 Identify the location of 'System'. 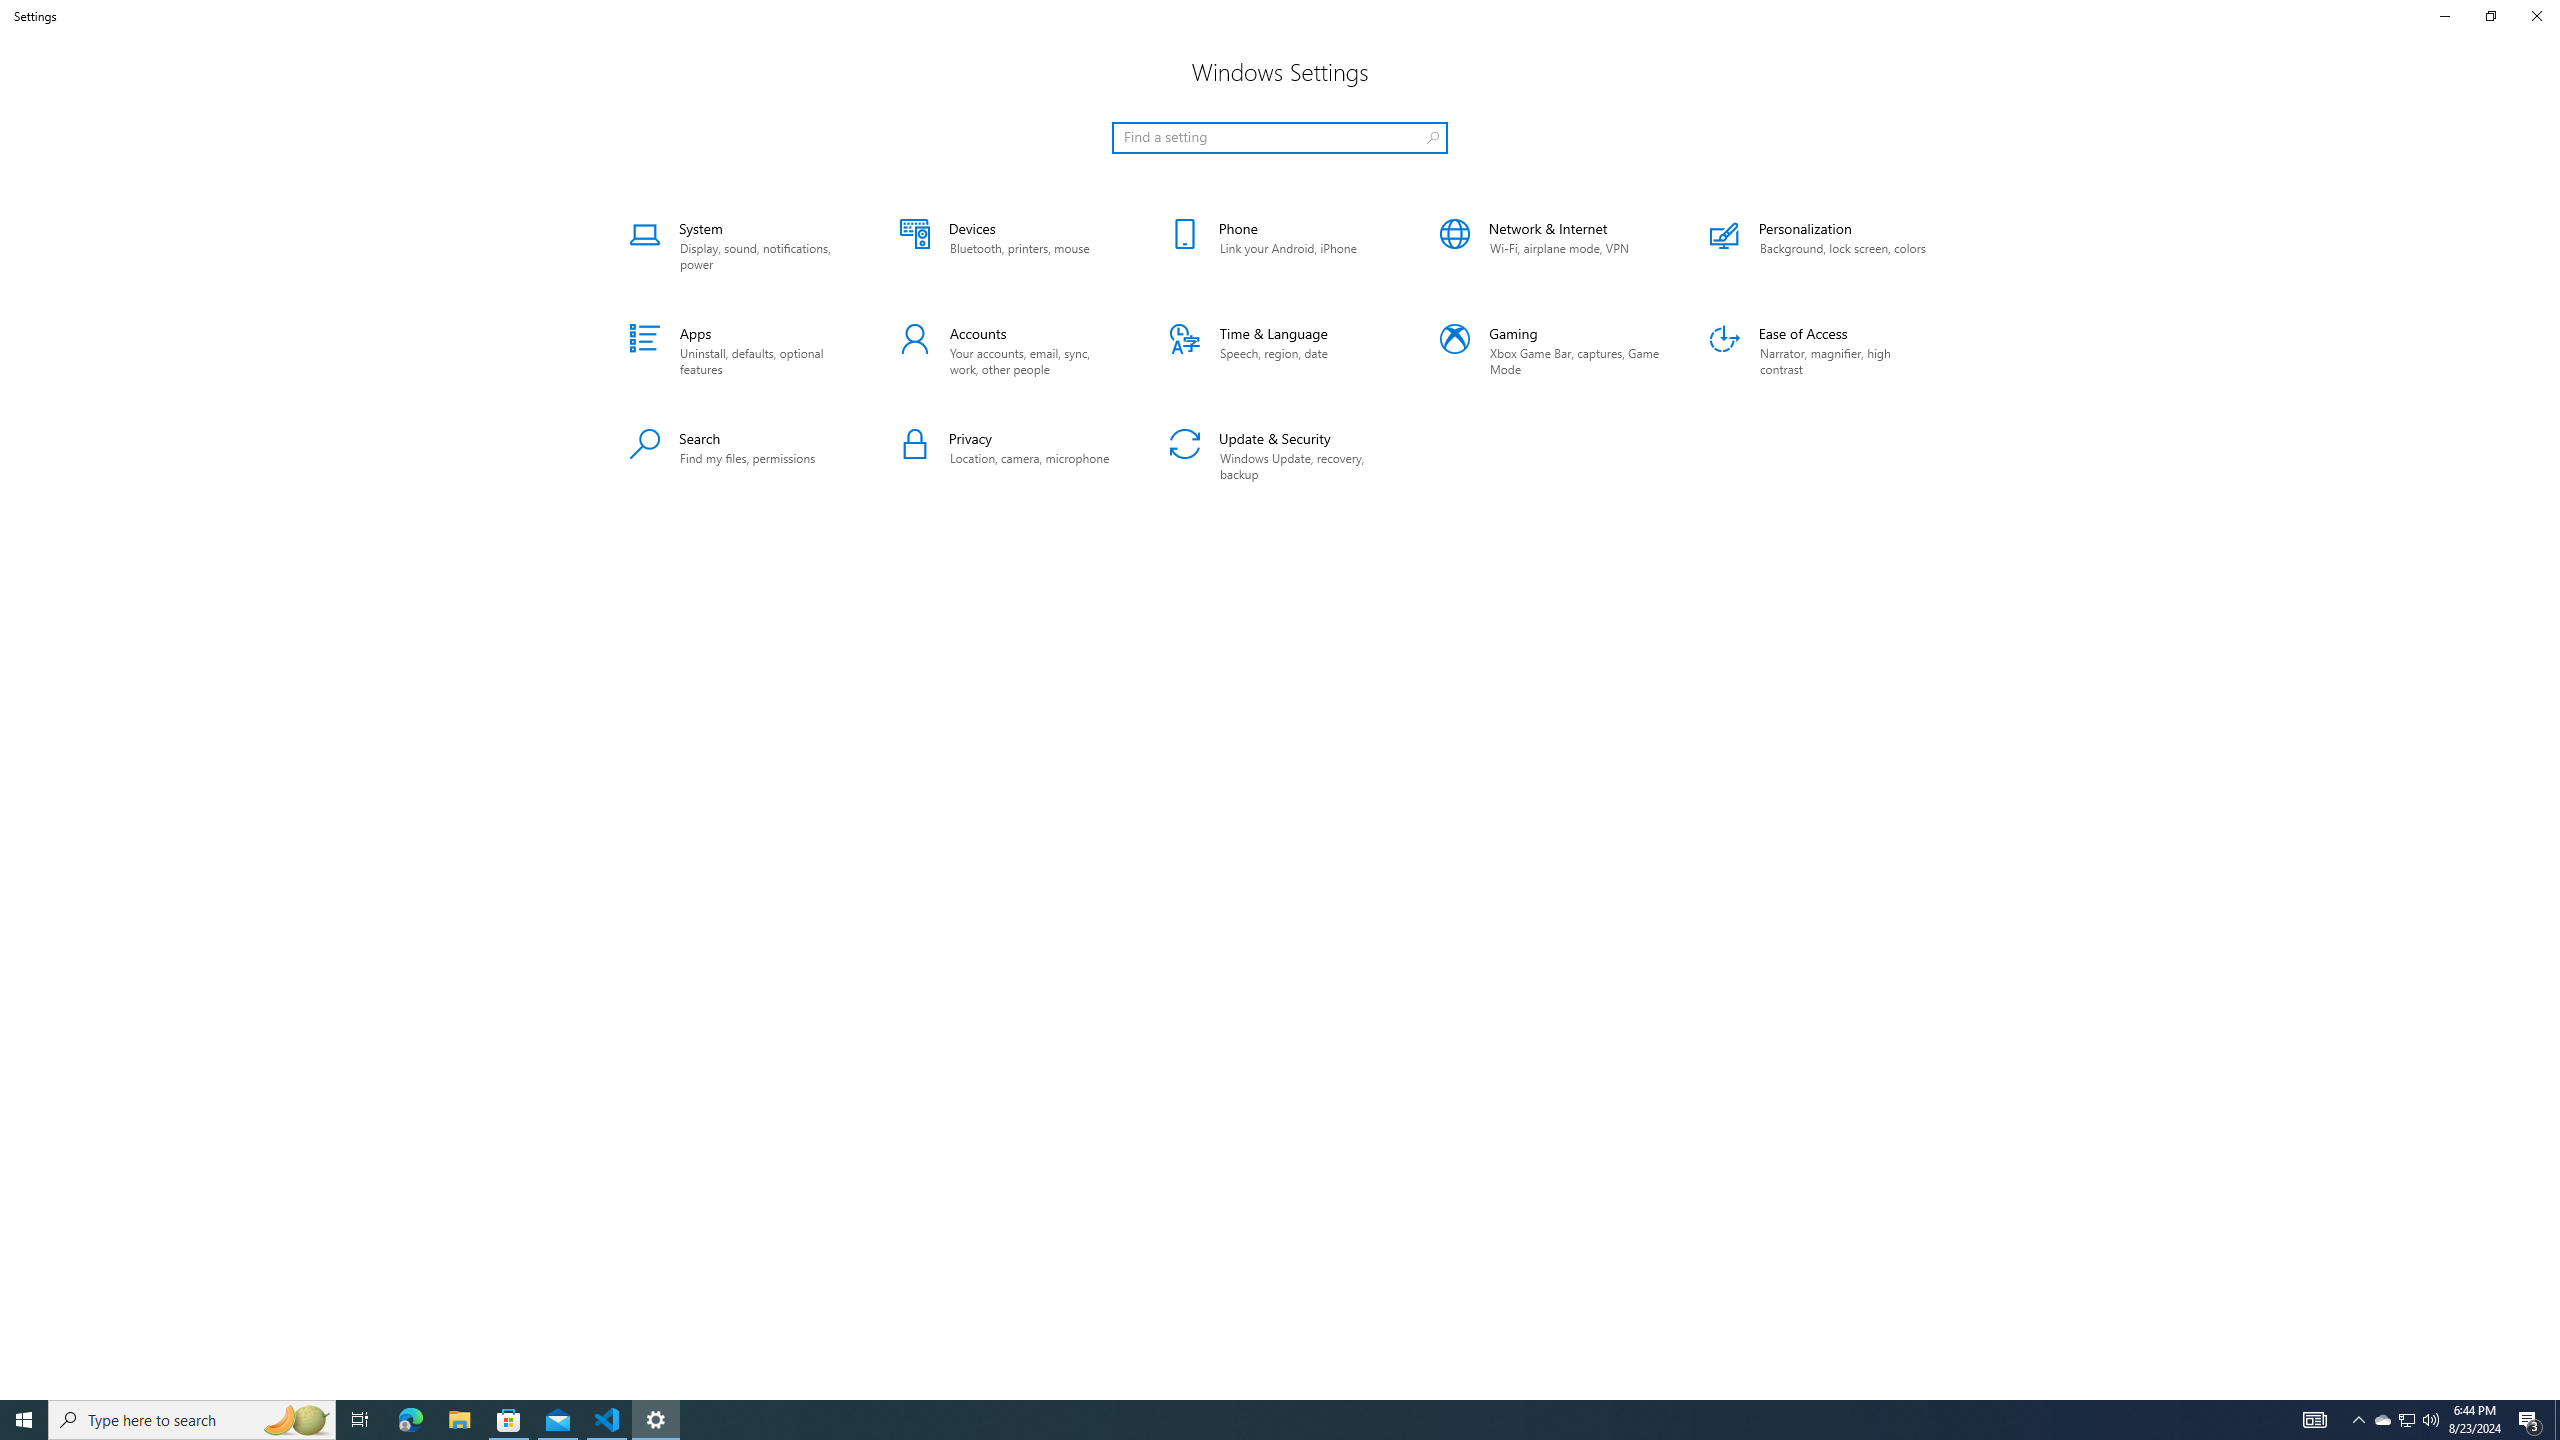
(738, 245).